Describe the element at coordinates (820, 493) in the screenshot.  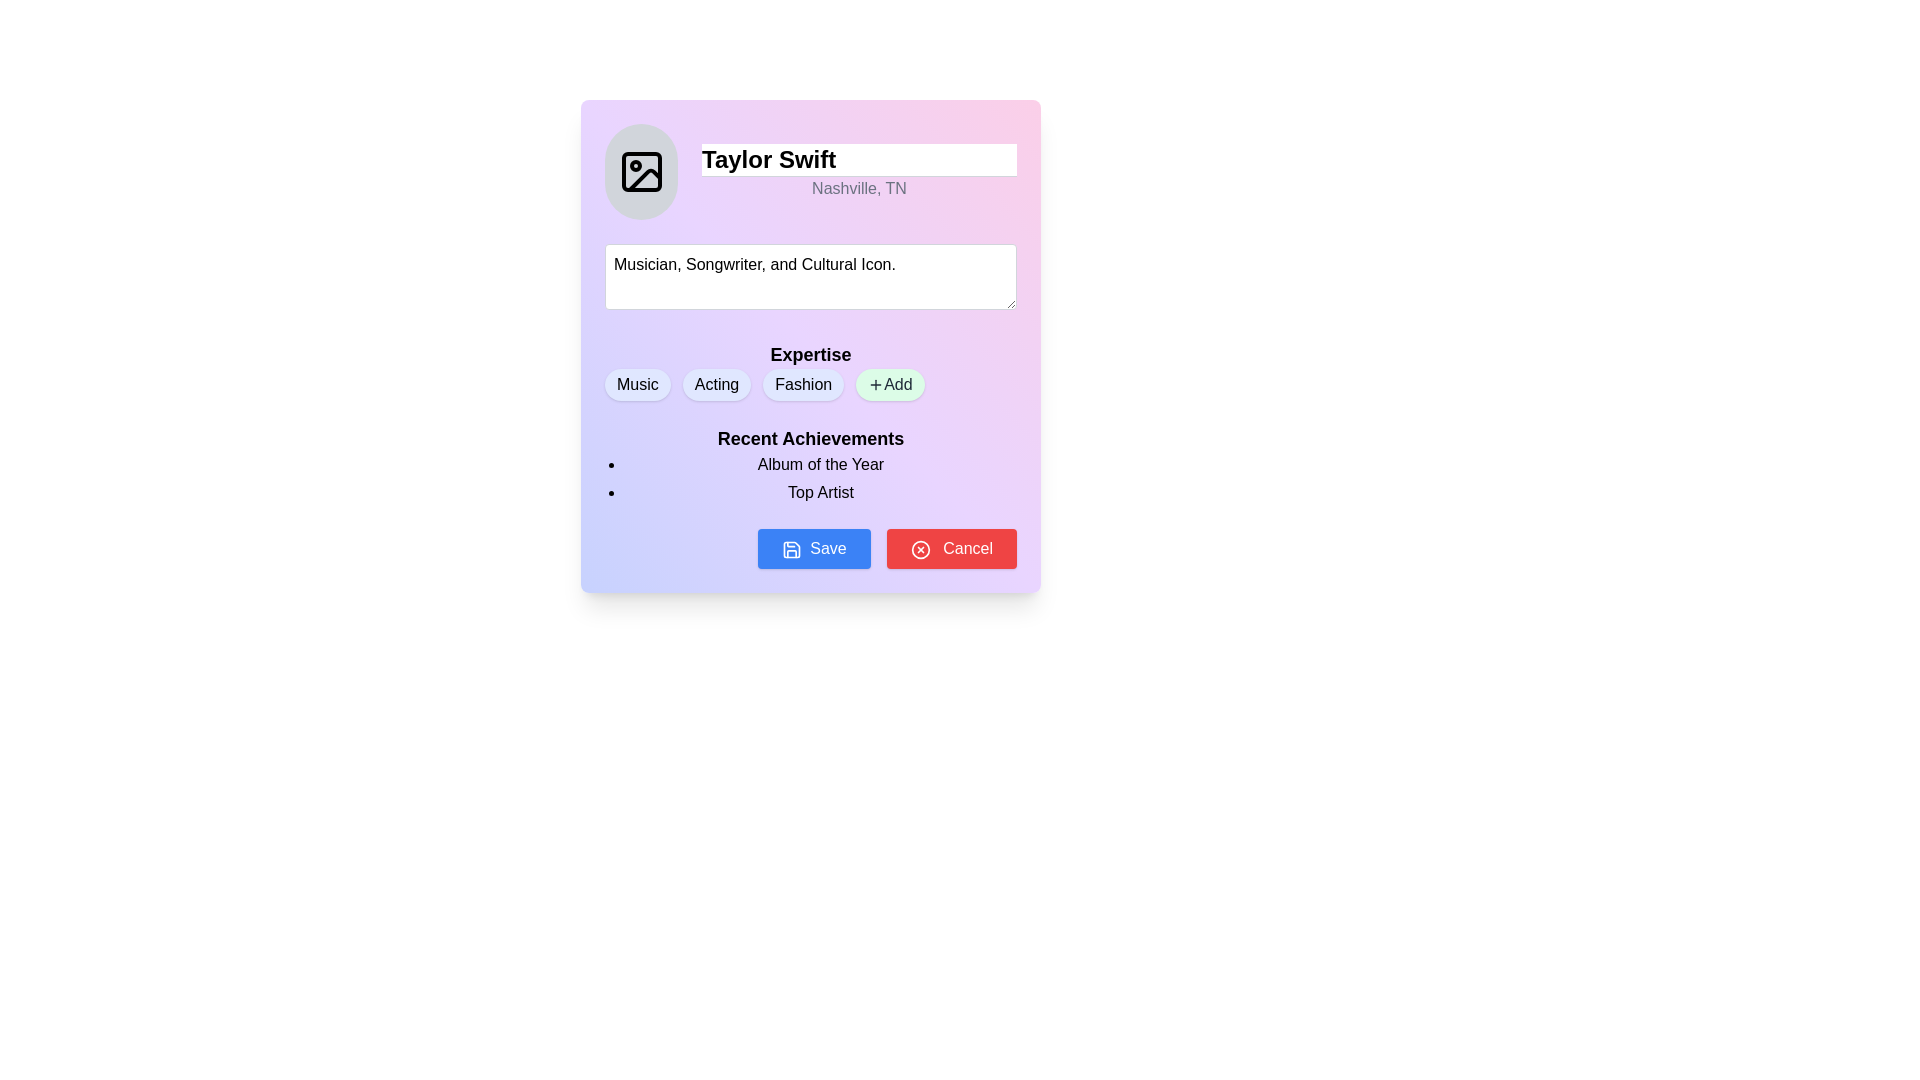
I see `the text label displaying 'Top Artist' in the 'Recent Achievements' section, which is the second item in the bulleted list` at that location.